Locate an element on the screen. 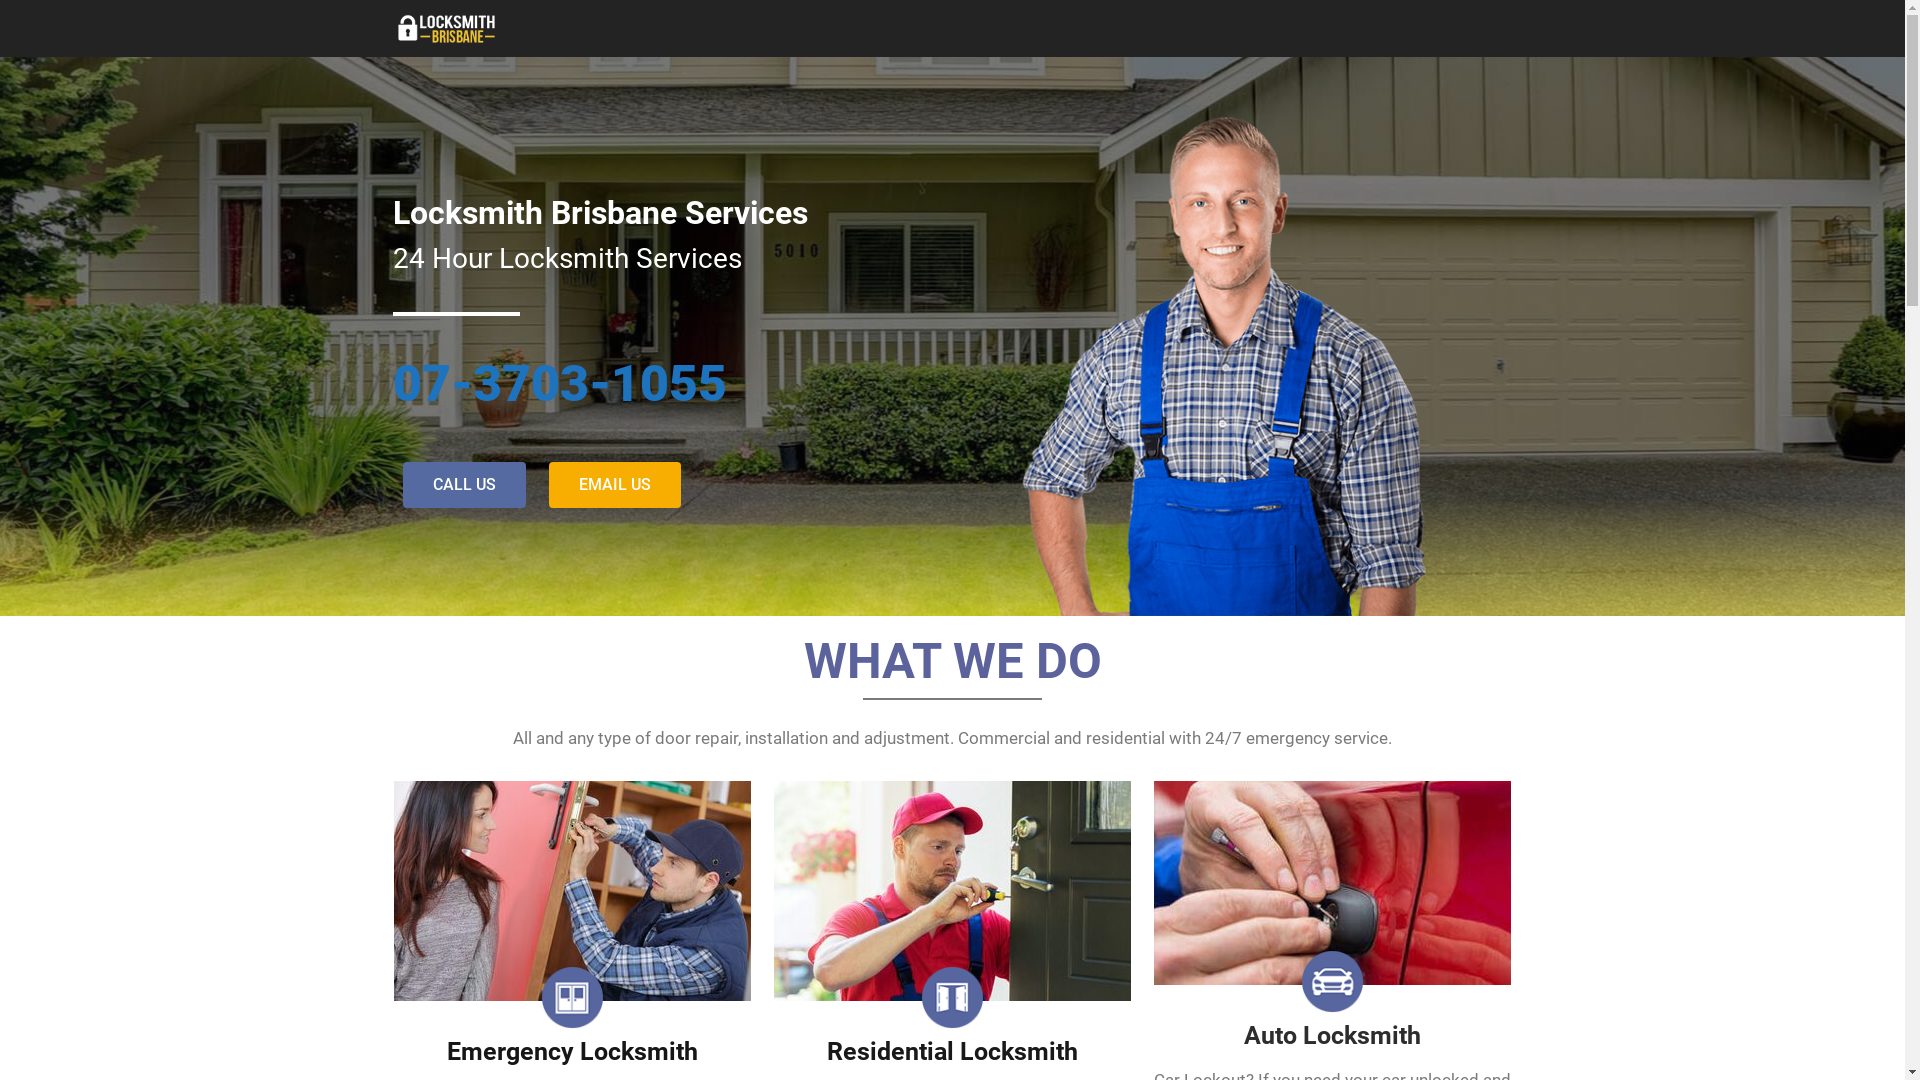  'CALL US' is located at coordinates (462, 485).